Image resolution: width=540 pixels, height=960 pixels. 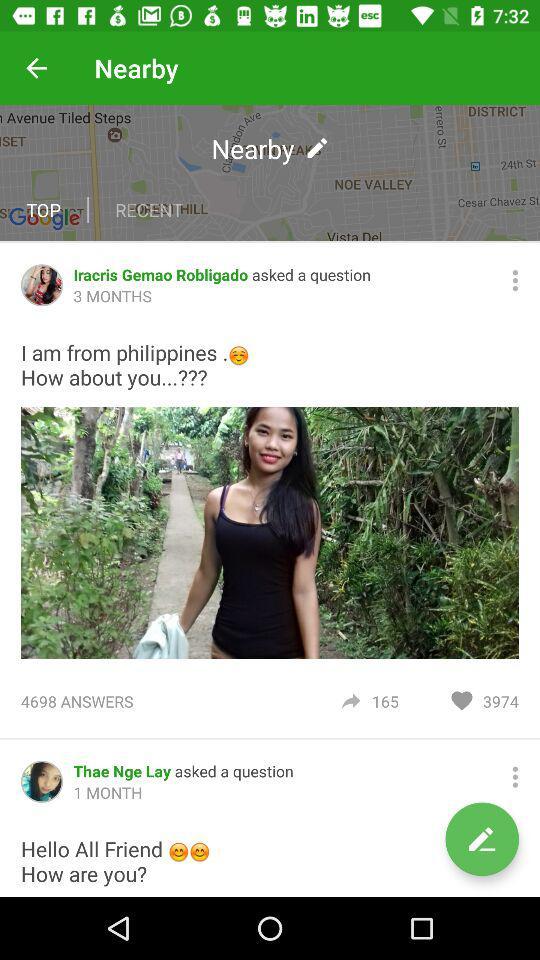 I want to click on more options, so click(x=515, y=279).